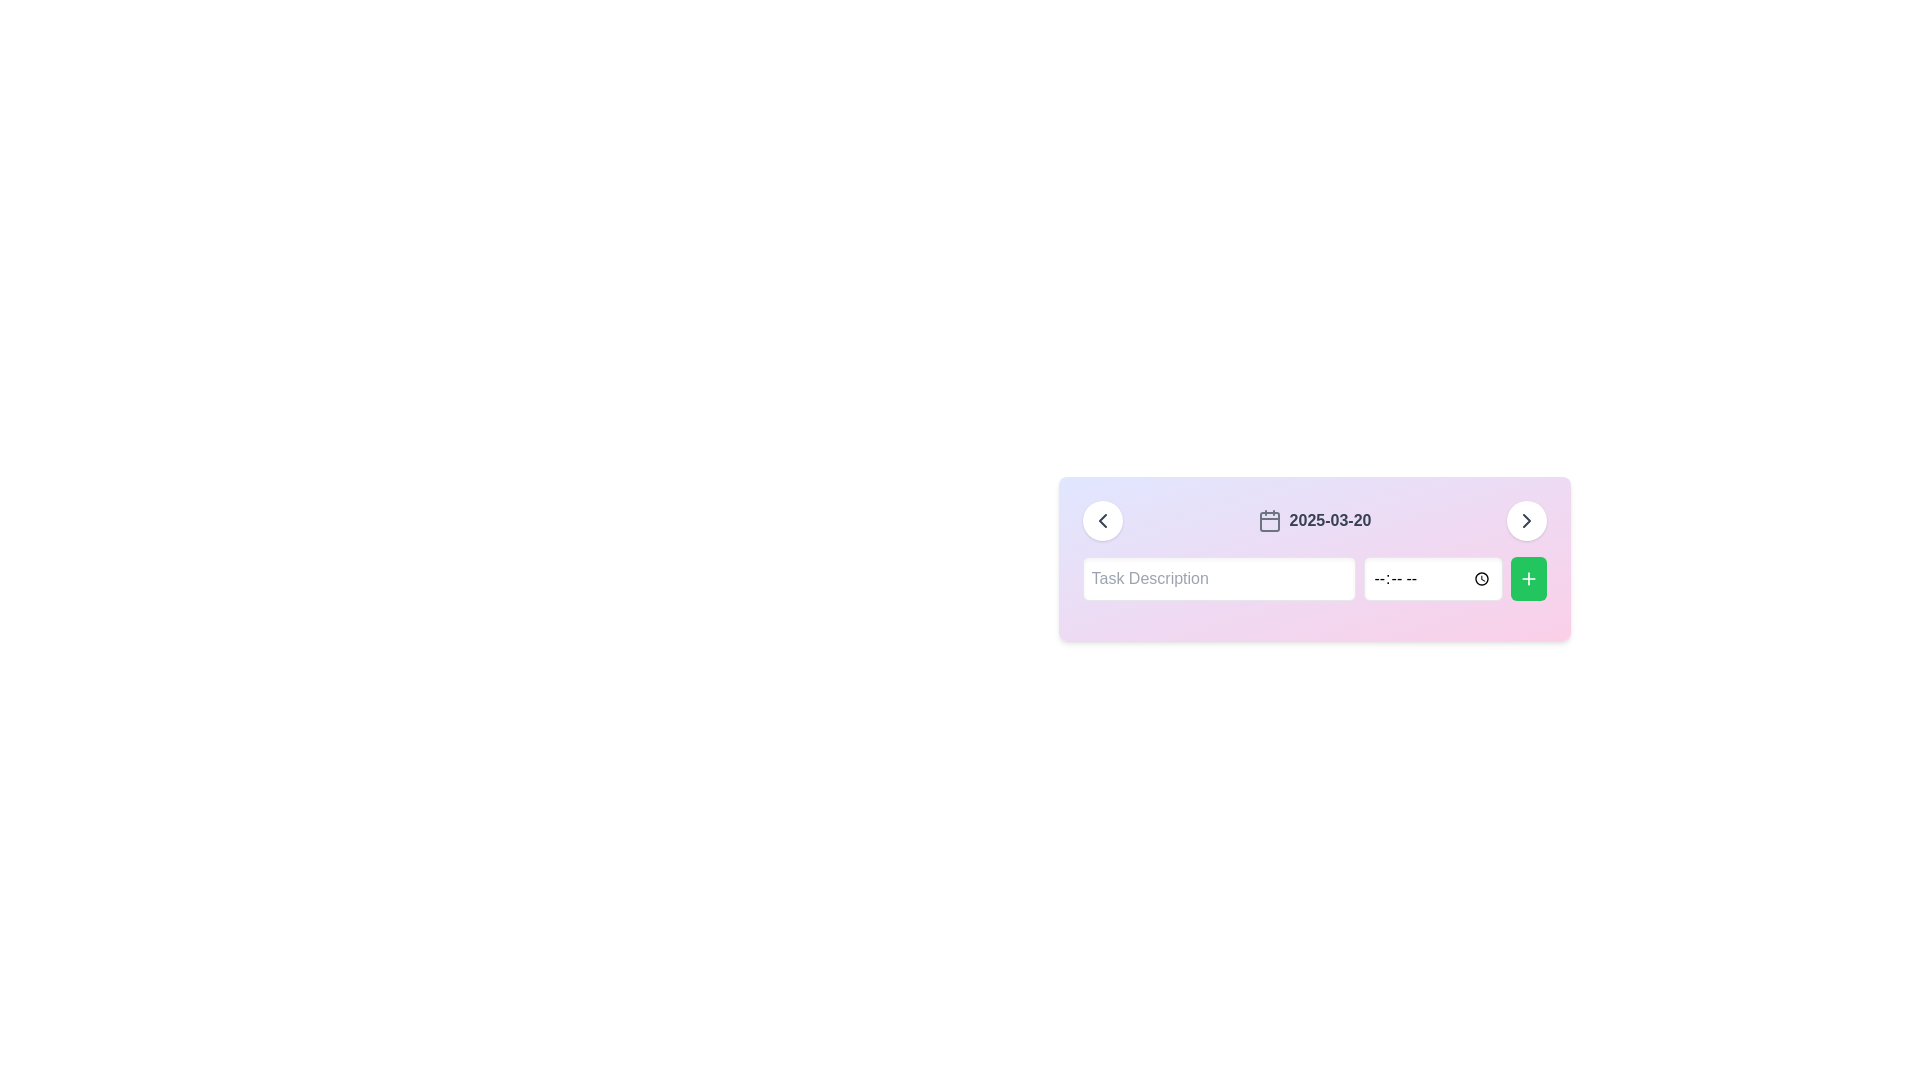  I want to click on the Chevron Left icon, which is a gray chevron pointing left, so click(1101, 519).